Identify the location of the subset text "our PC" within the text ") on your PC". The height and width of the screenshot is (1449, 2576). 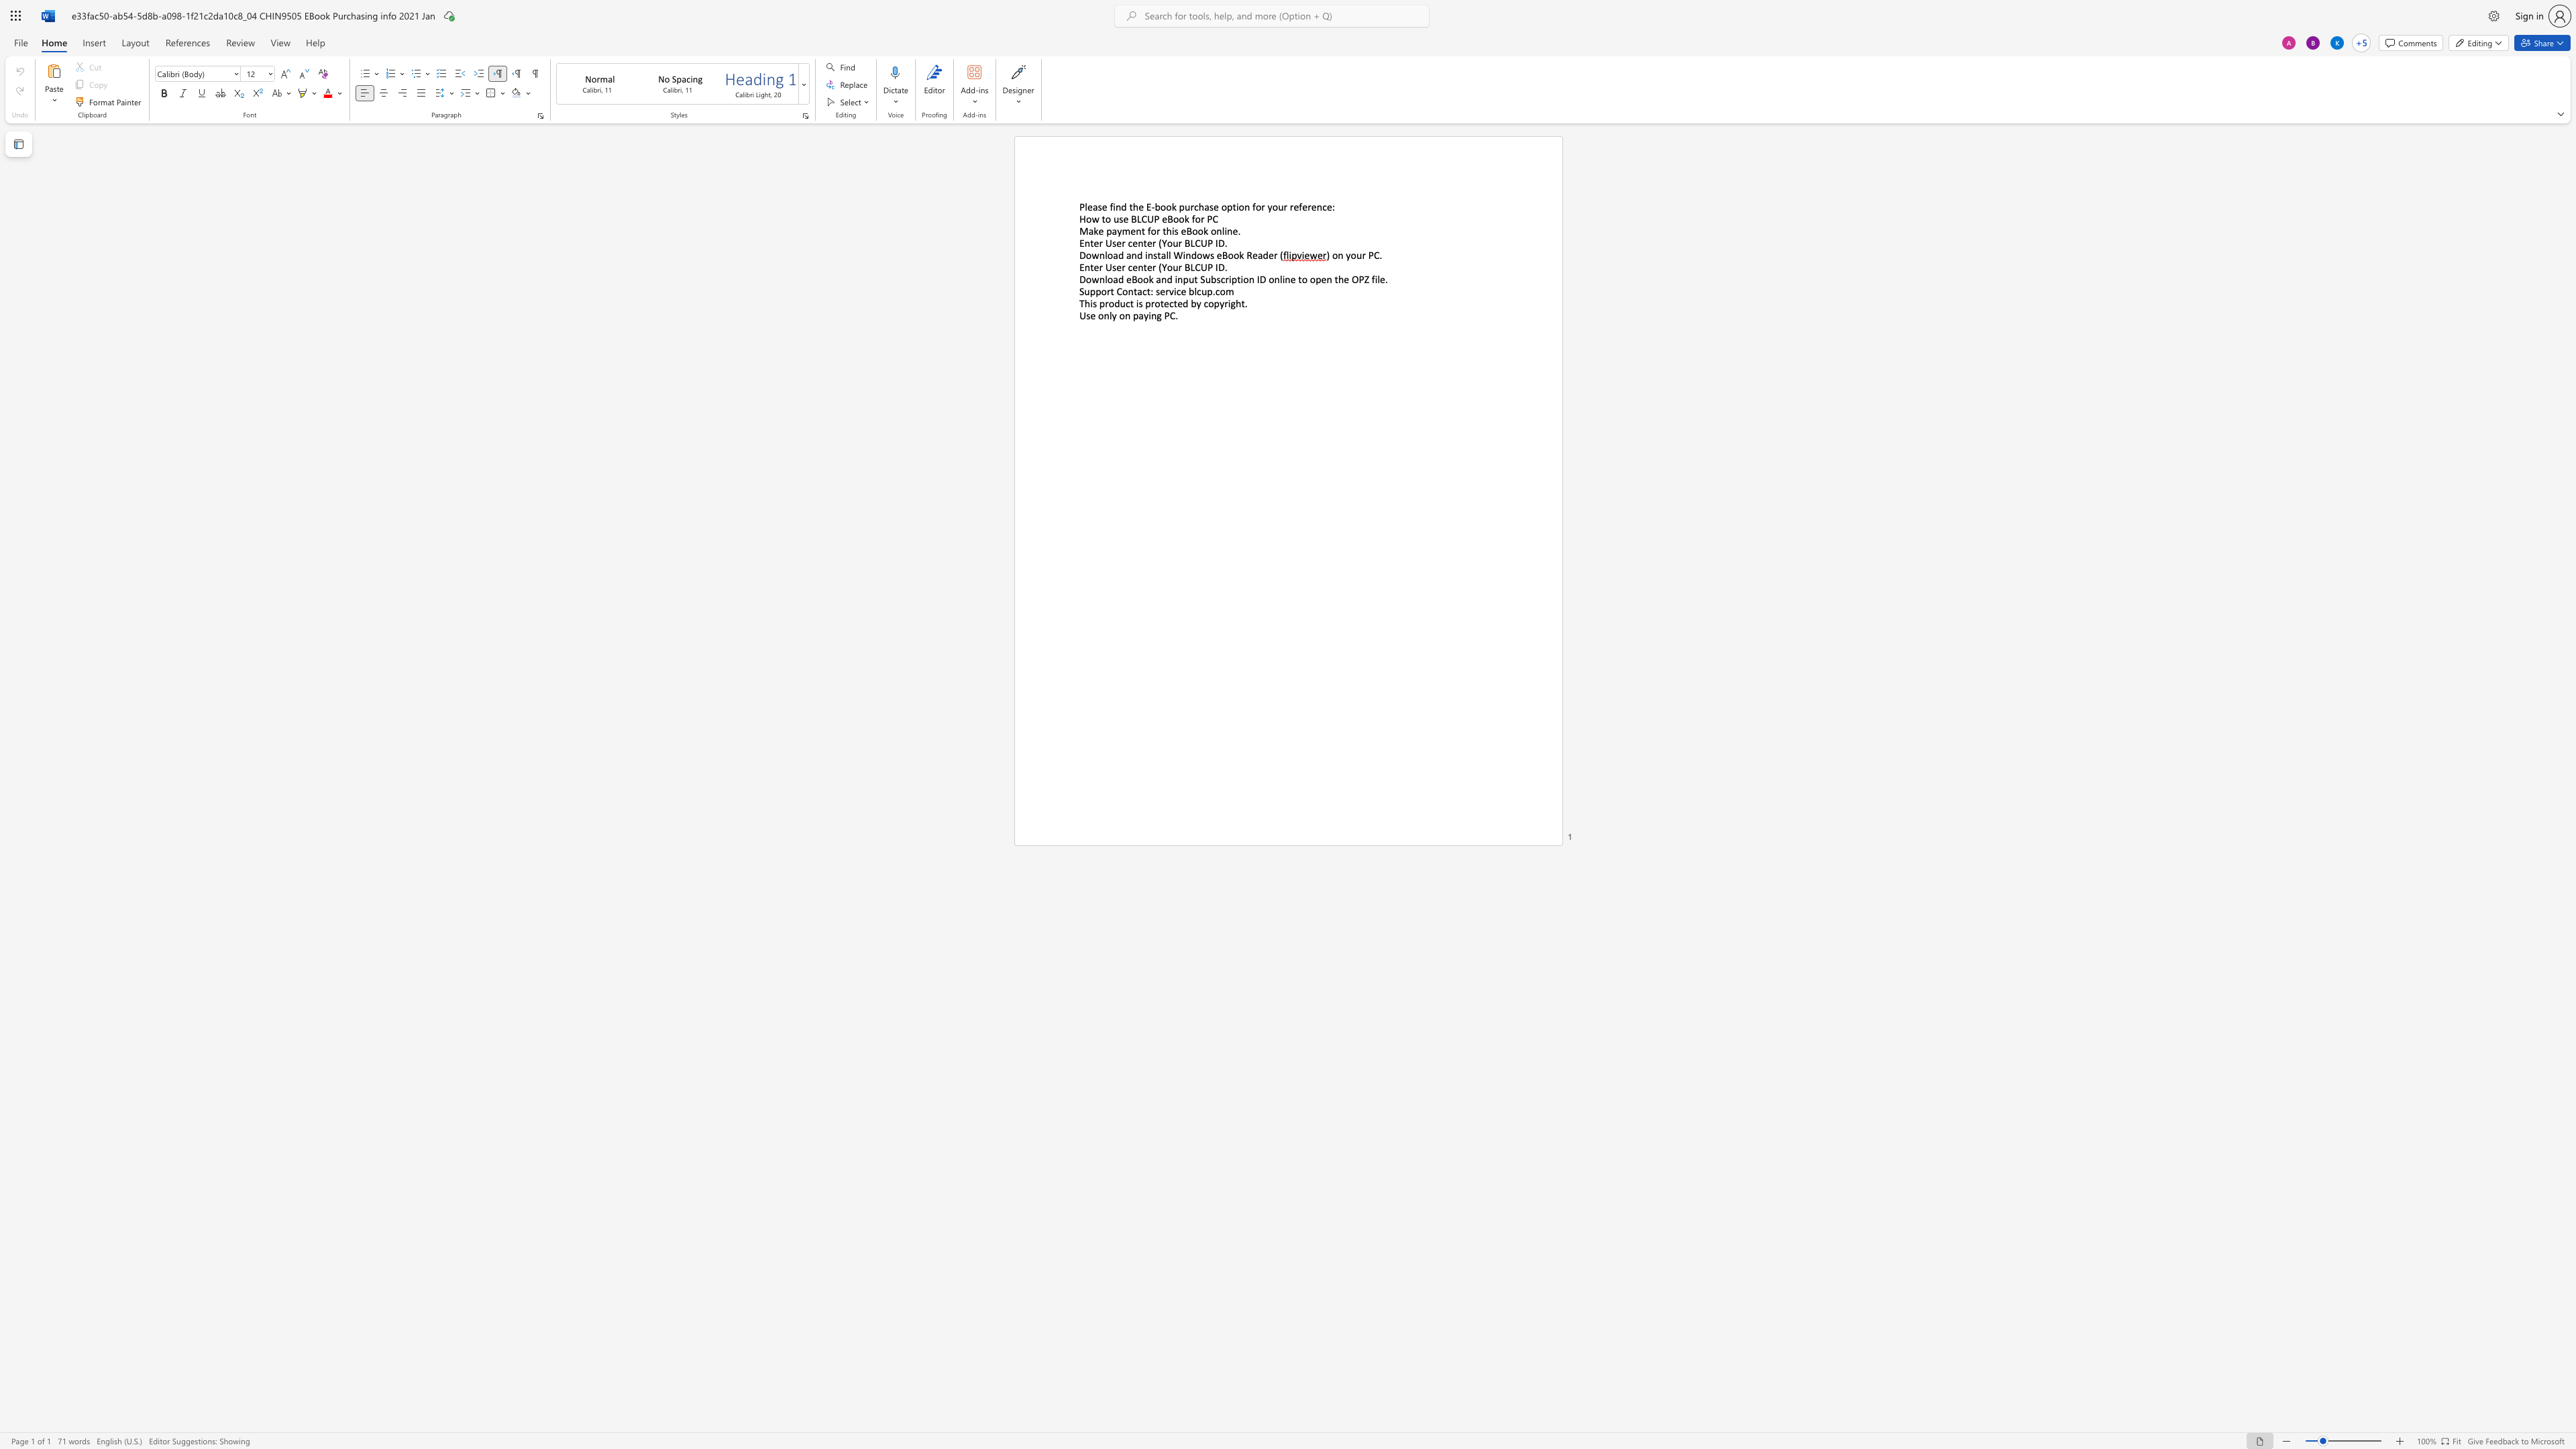
(1349, 255).